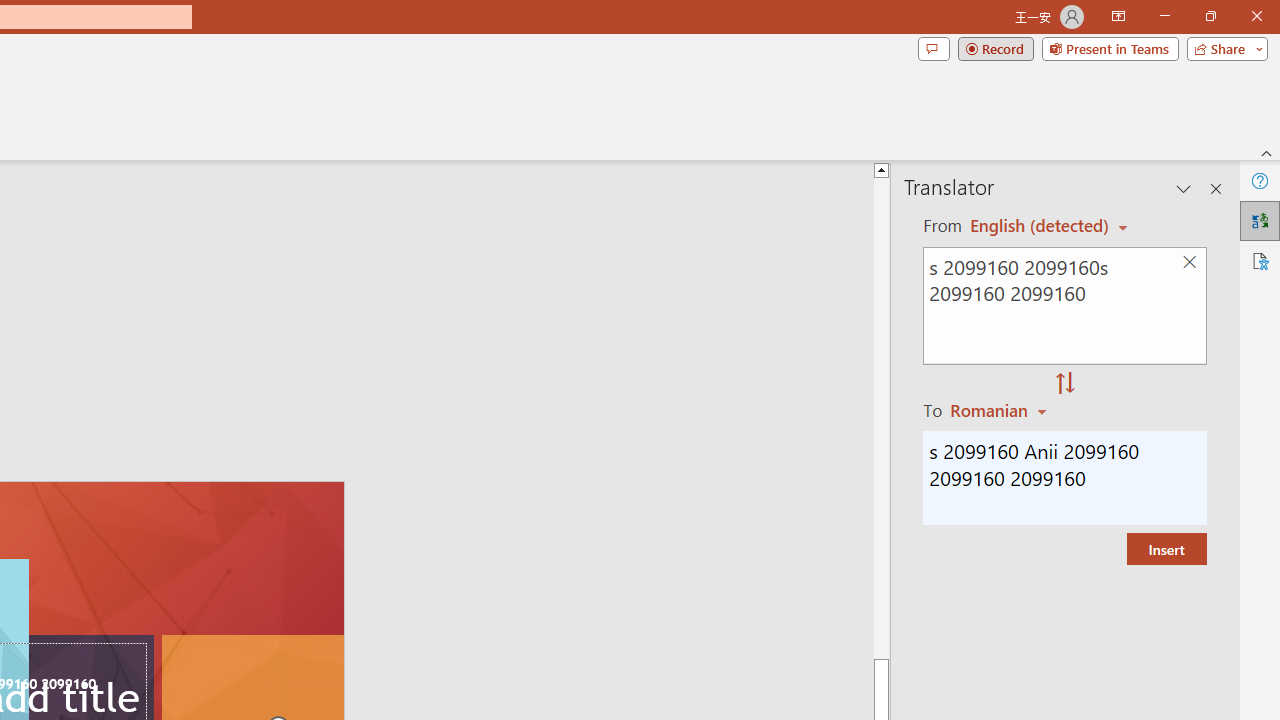 Image resolution: width=1280 pixels, height=720 pixels. I want to click on 'Insert', so click(1166, 549).